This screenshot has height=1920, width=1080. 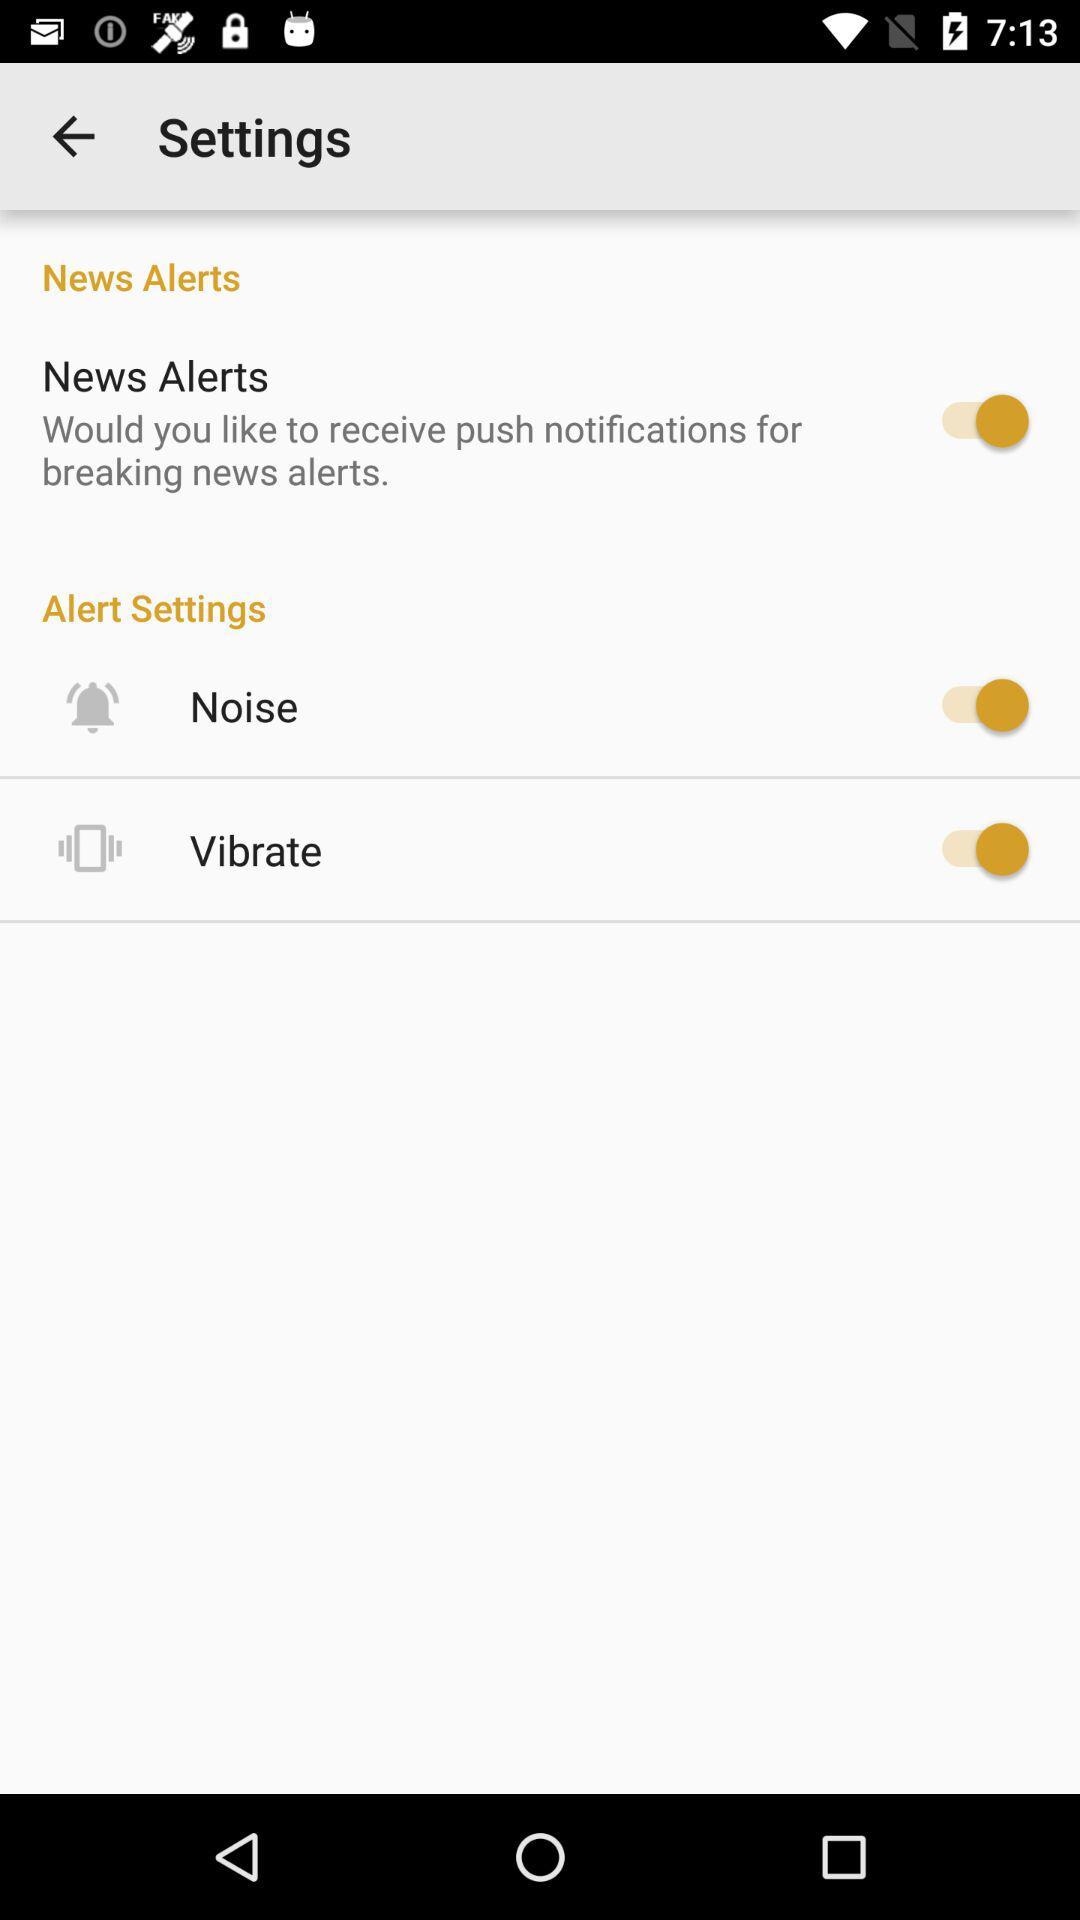 What do you see at coordinates (540, 585) in the screenshot?
I see `alert settings item` at bounding box center [540, 585].